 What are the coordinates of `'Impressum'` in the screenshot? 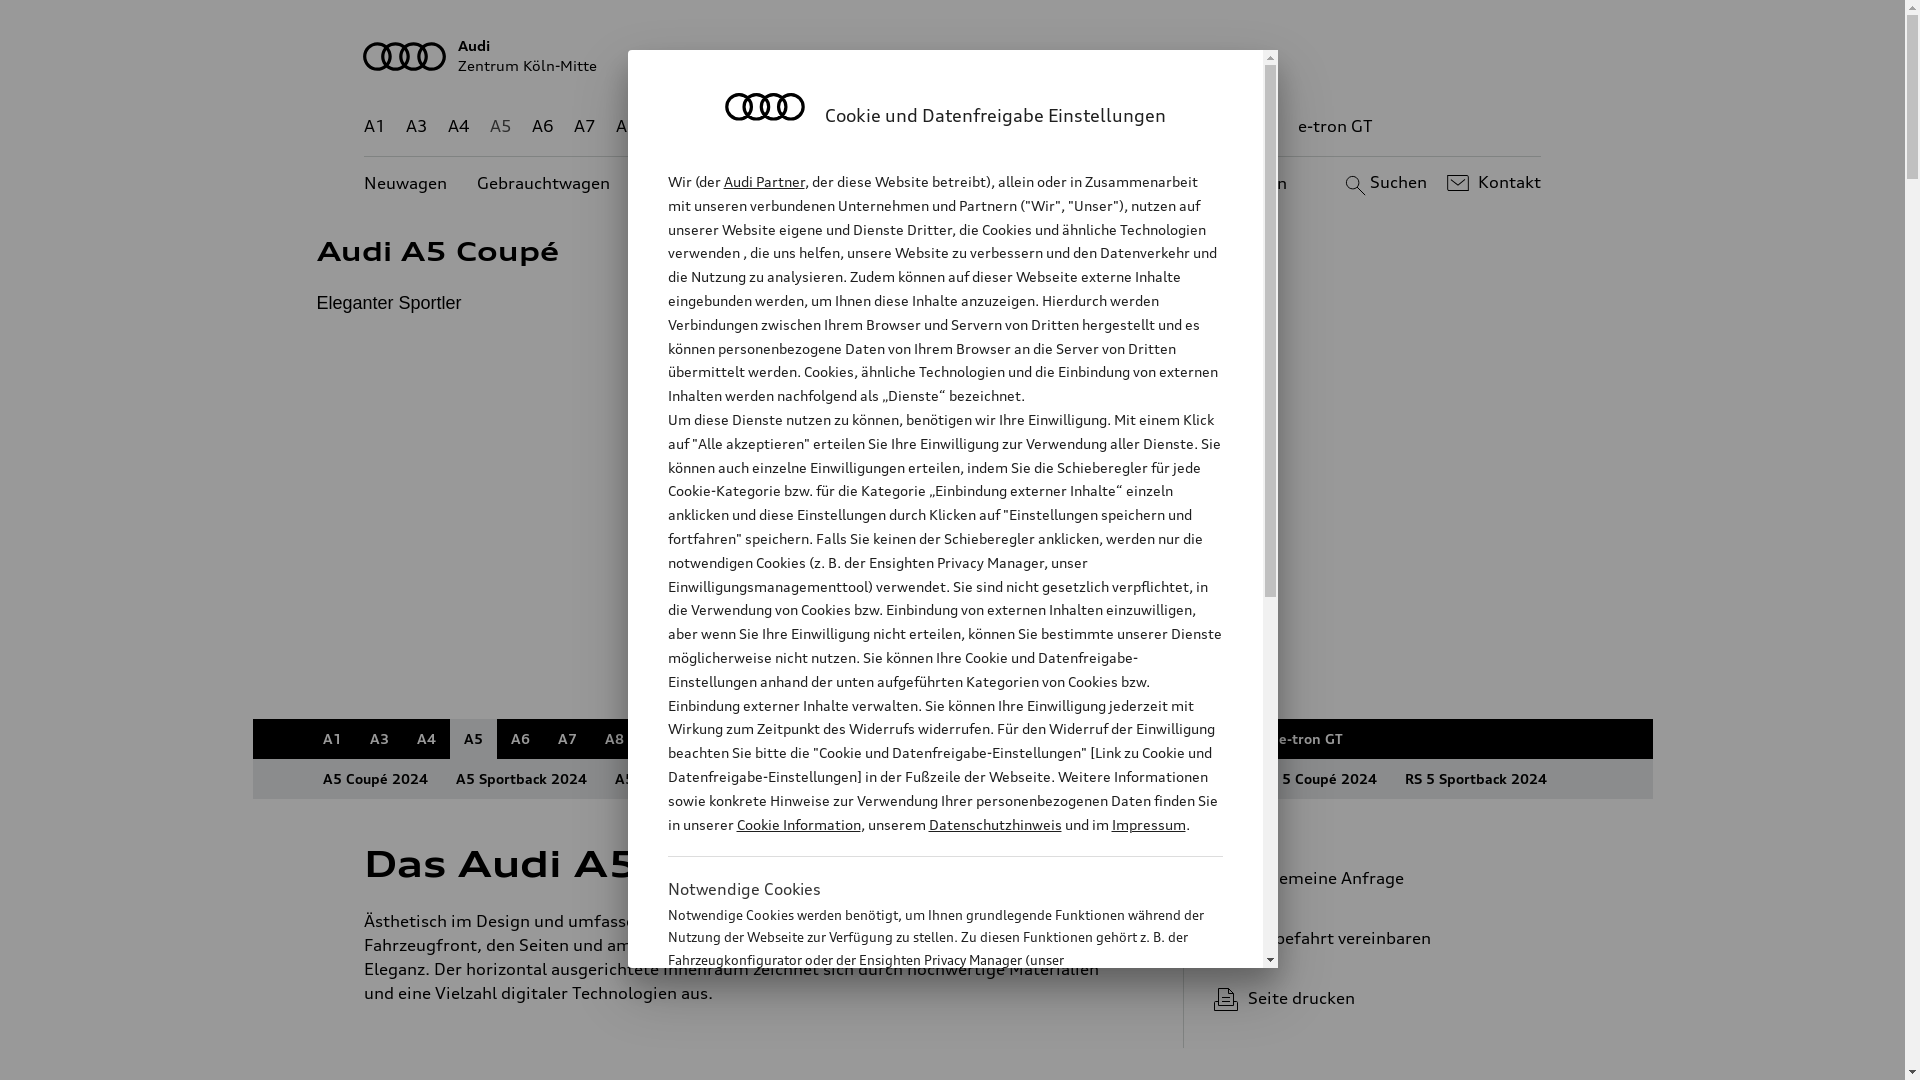 It's located at (1148, 824).